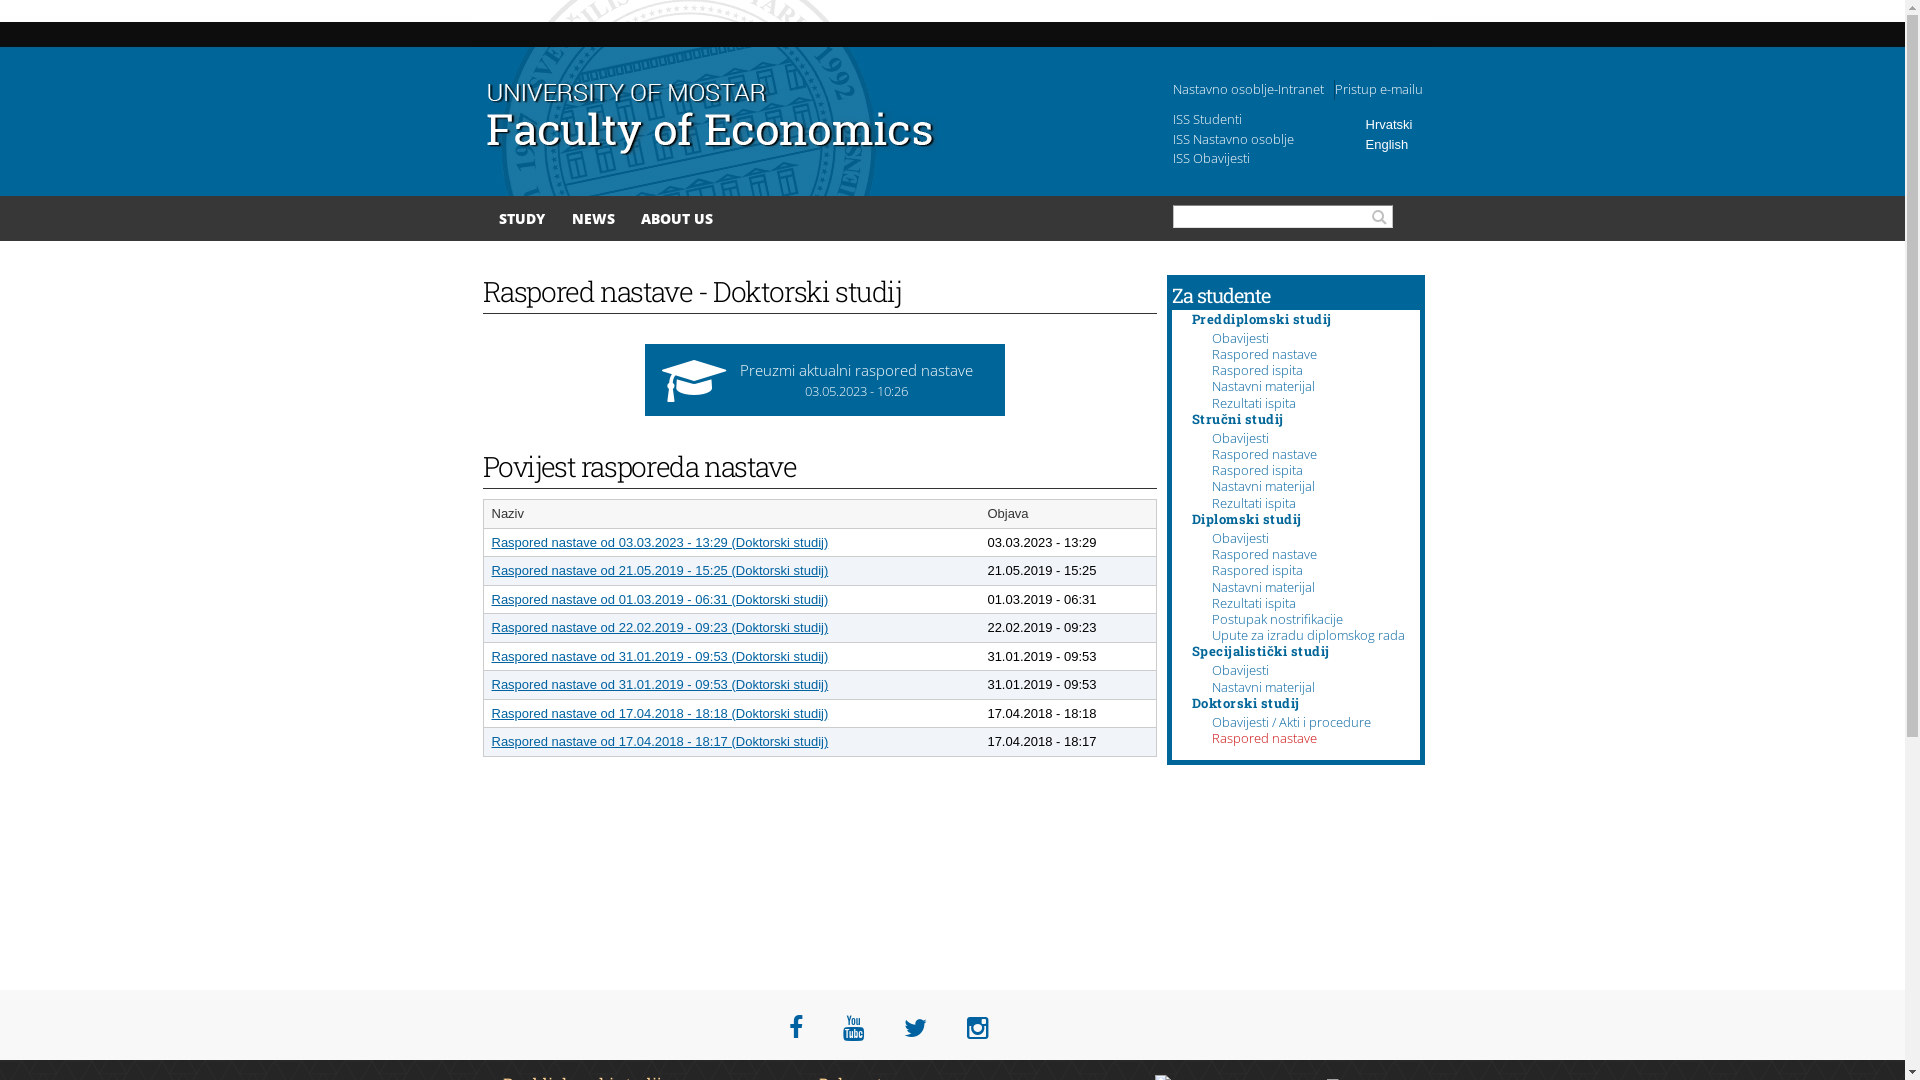  Describe the element at coordinates (1263, 353) in the screenshot. I see `'Raspored nastave'` at that location.